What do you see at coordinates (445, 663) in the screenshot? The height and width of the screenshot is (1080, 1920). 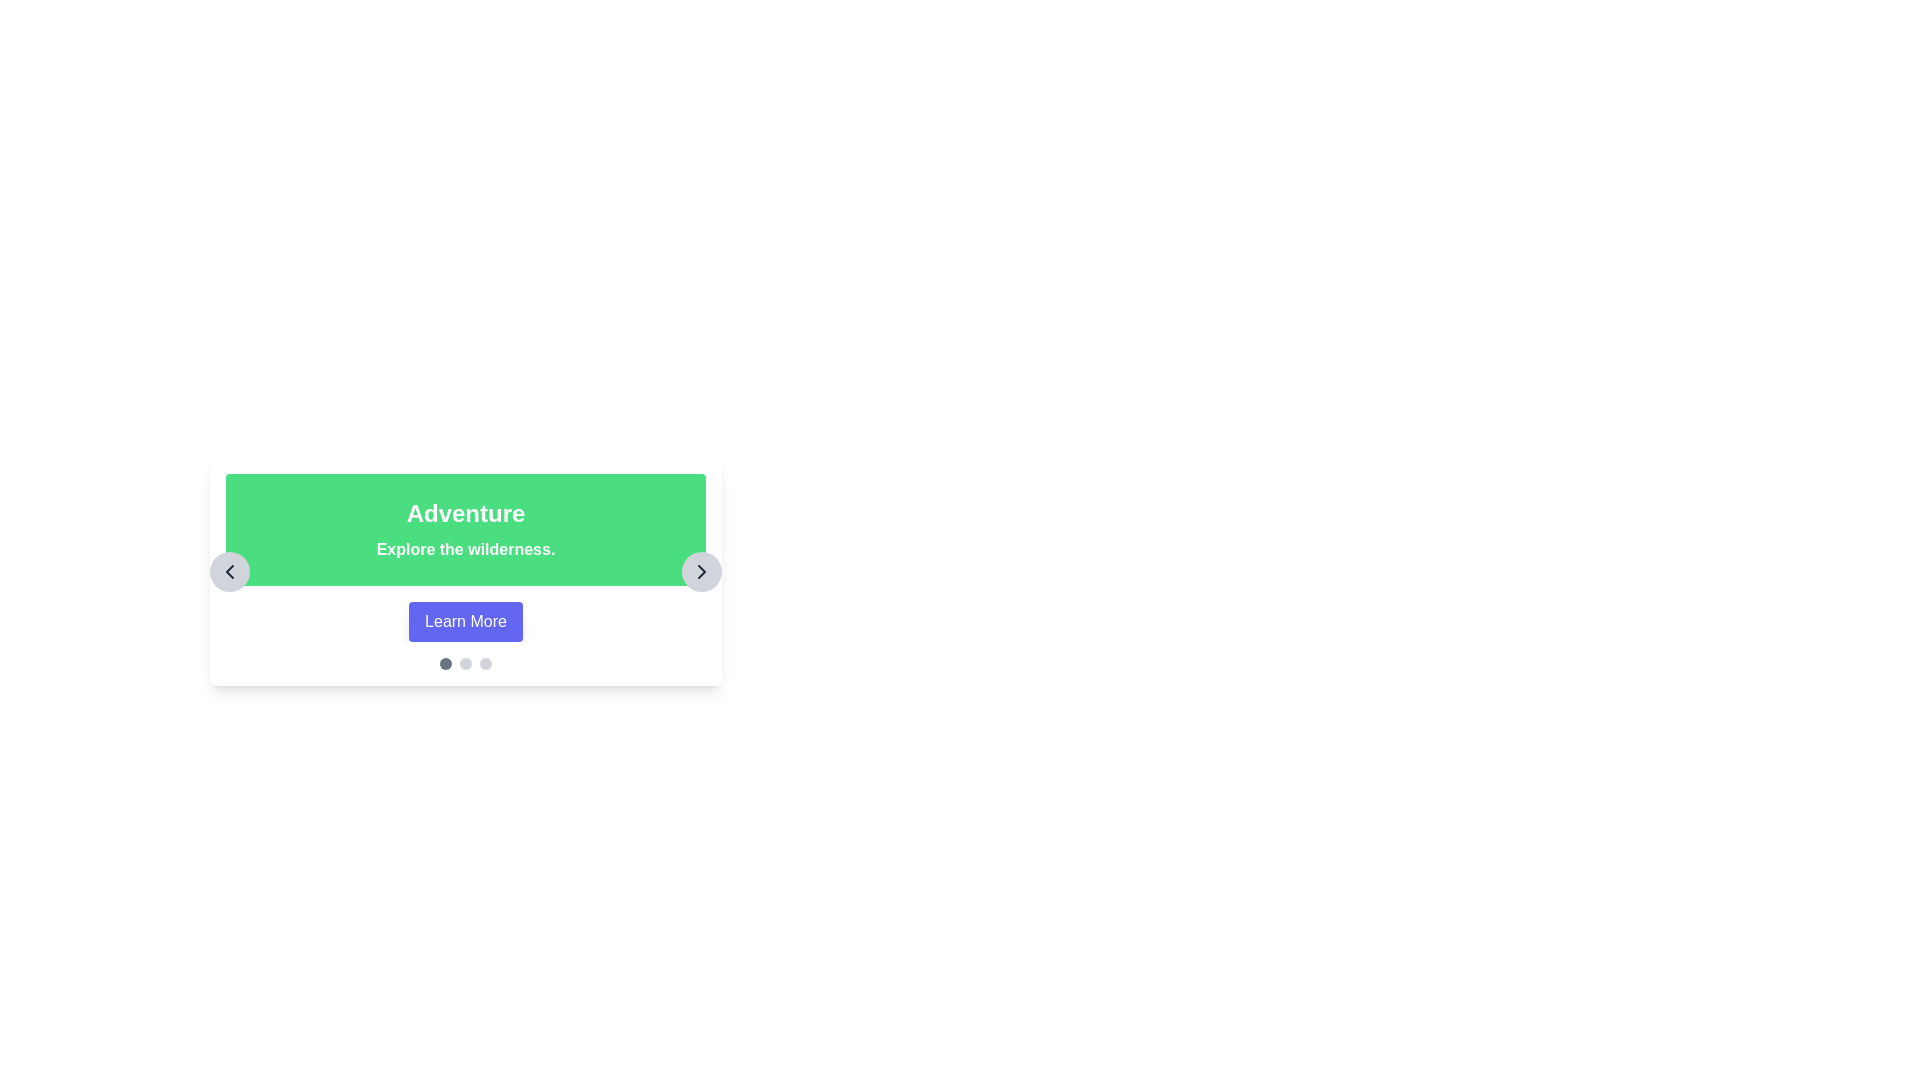 I see `the first circular pagination indicator, which is a small gray dot with rounded edges` at bounding box center [445, 663].